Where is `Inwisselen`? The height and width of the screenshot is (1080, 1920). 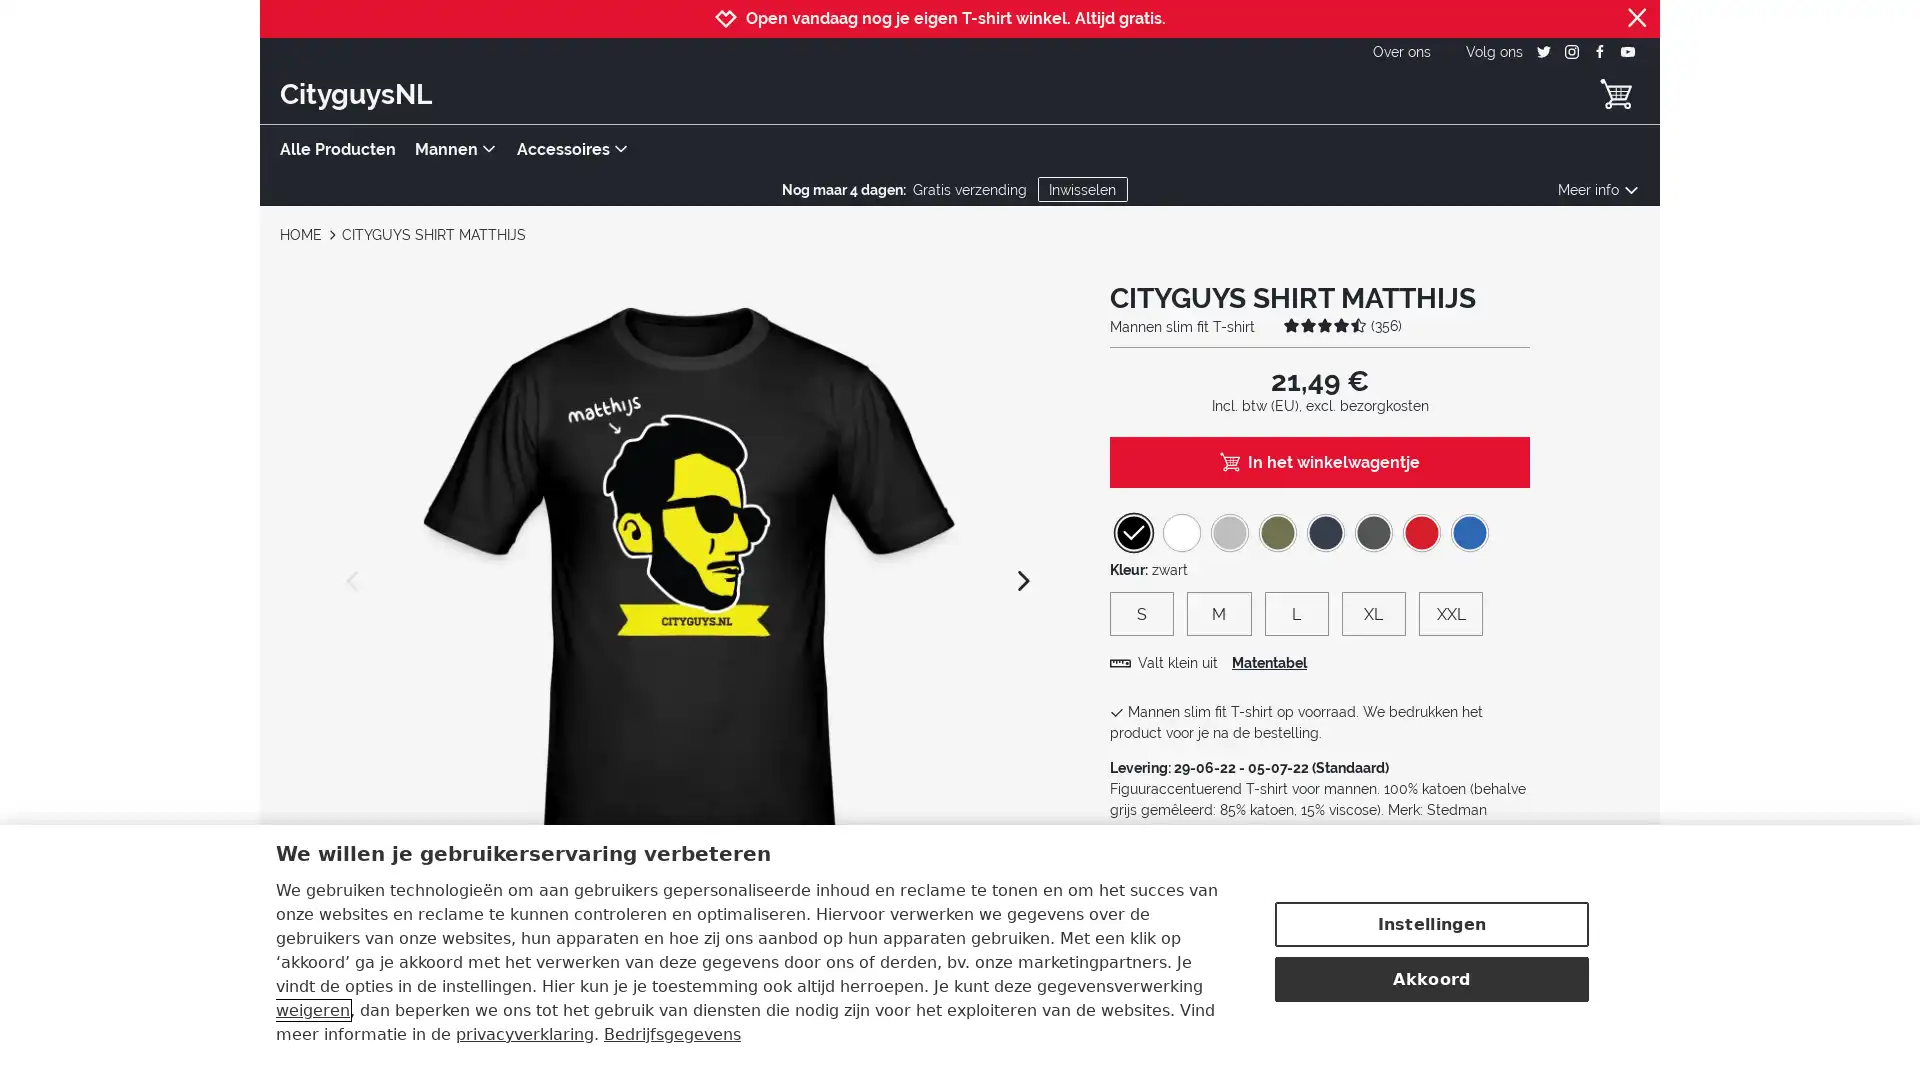 Inwisselen is located at coordinates (1080, 189).